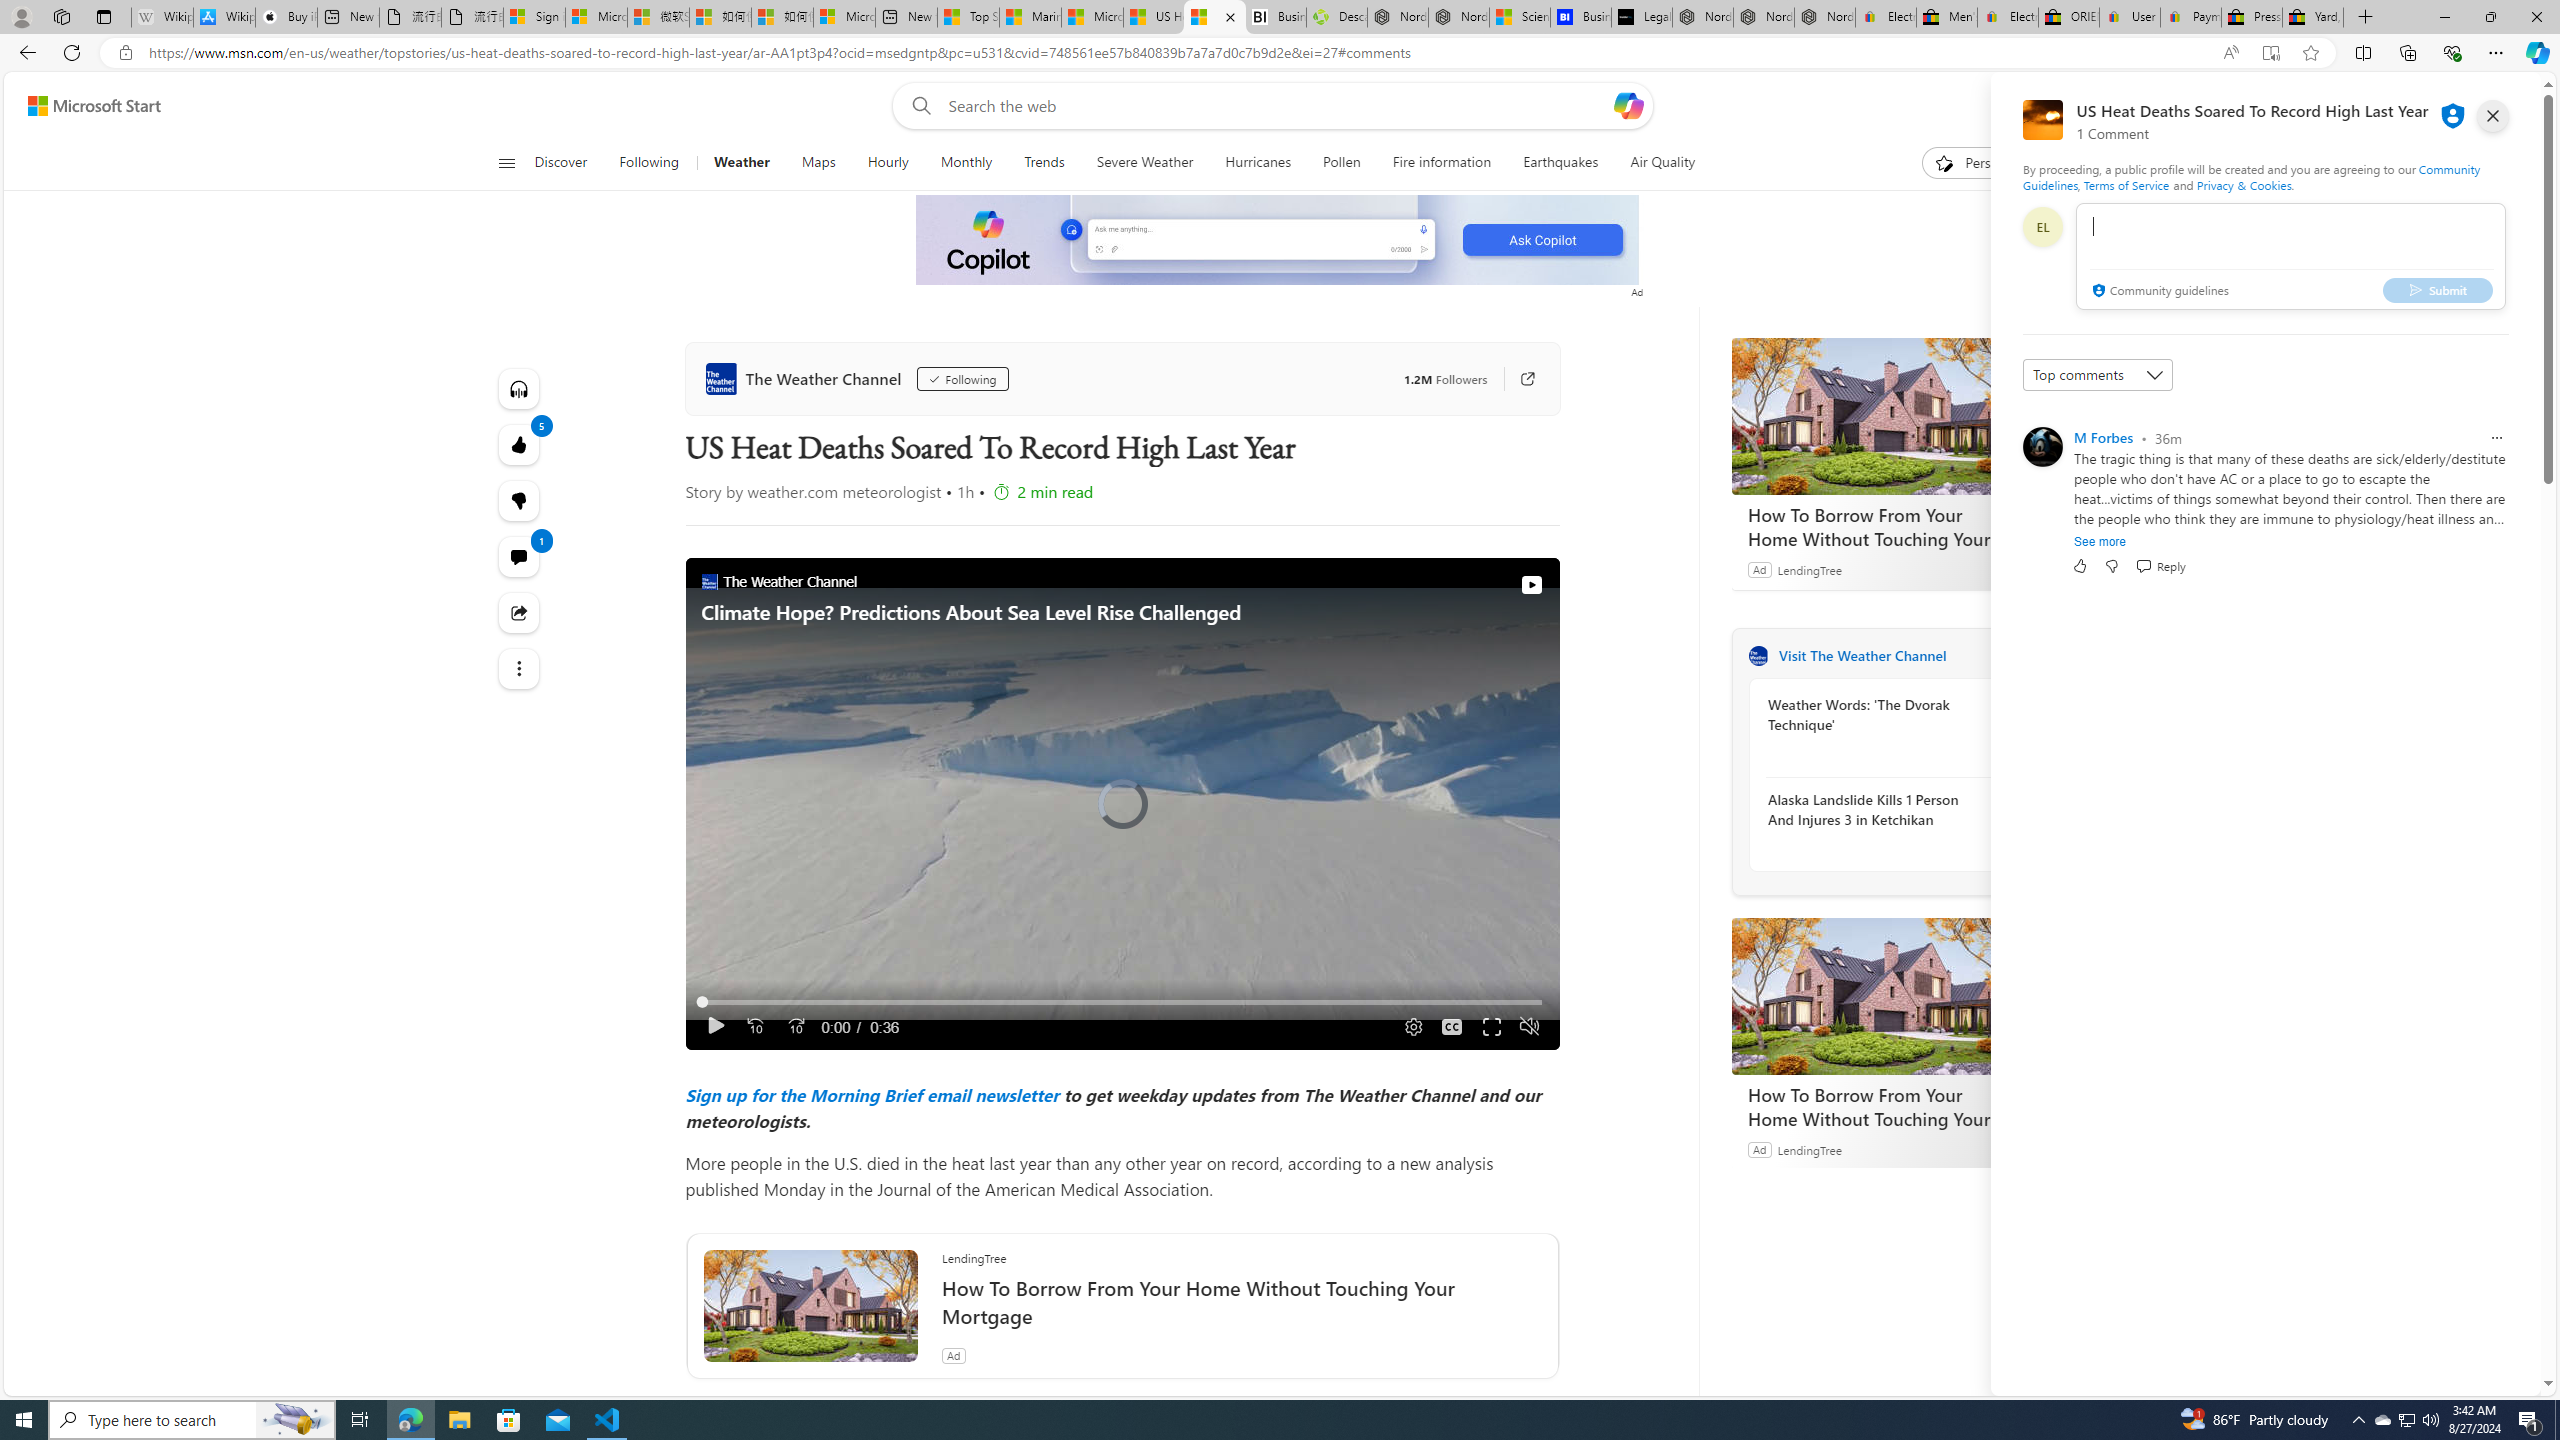 Image resolution: width=2560 pixels, height=1440 pixels. Describe the element at coordinates (916, 106) in the screenshot. I see `'Web search'` at that location.